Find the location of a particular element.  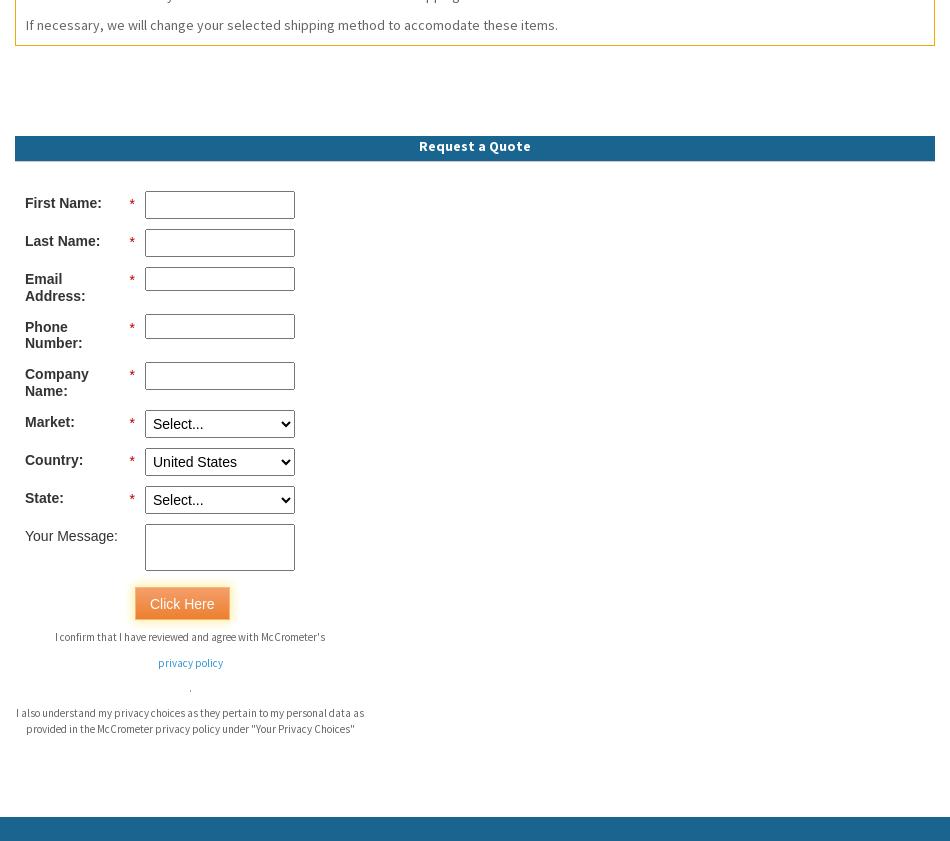

'I also understand my privacy choices as they pertain to my personal data as provided in the McCrometer privacy policy under "Your Privacy Choices"' is located at coordinates (190, 720).